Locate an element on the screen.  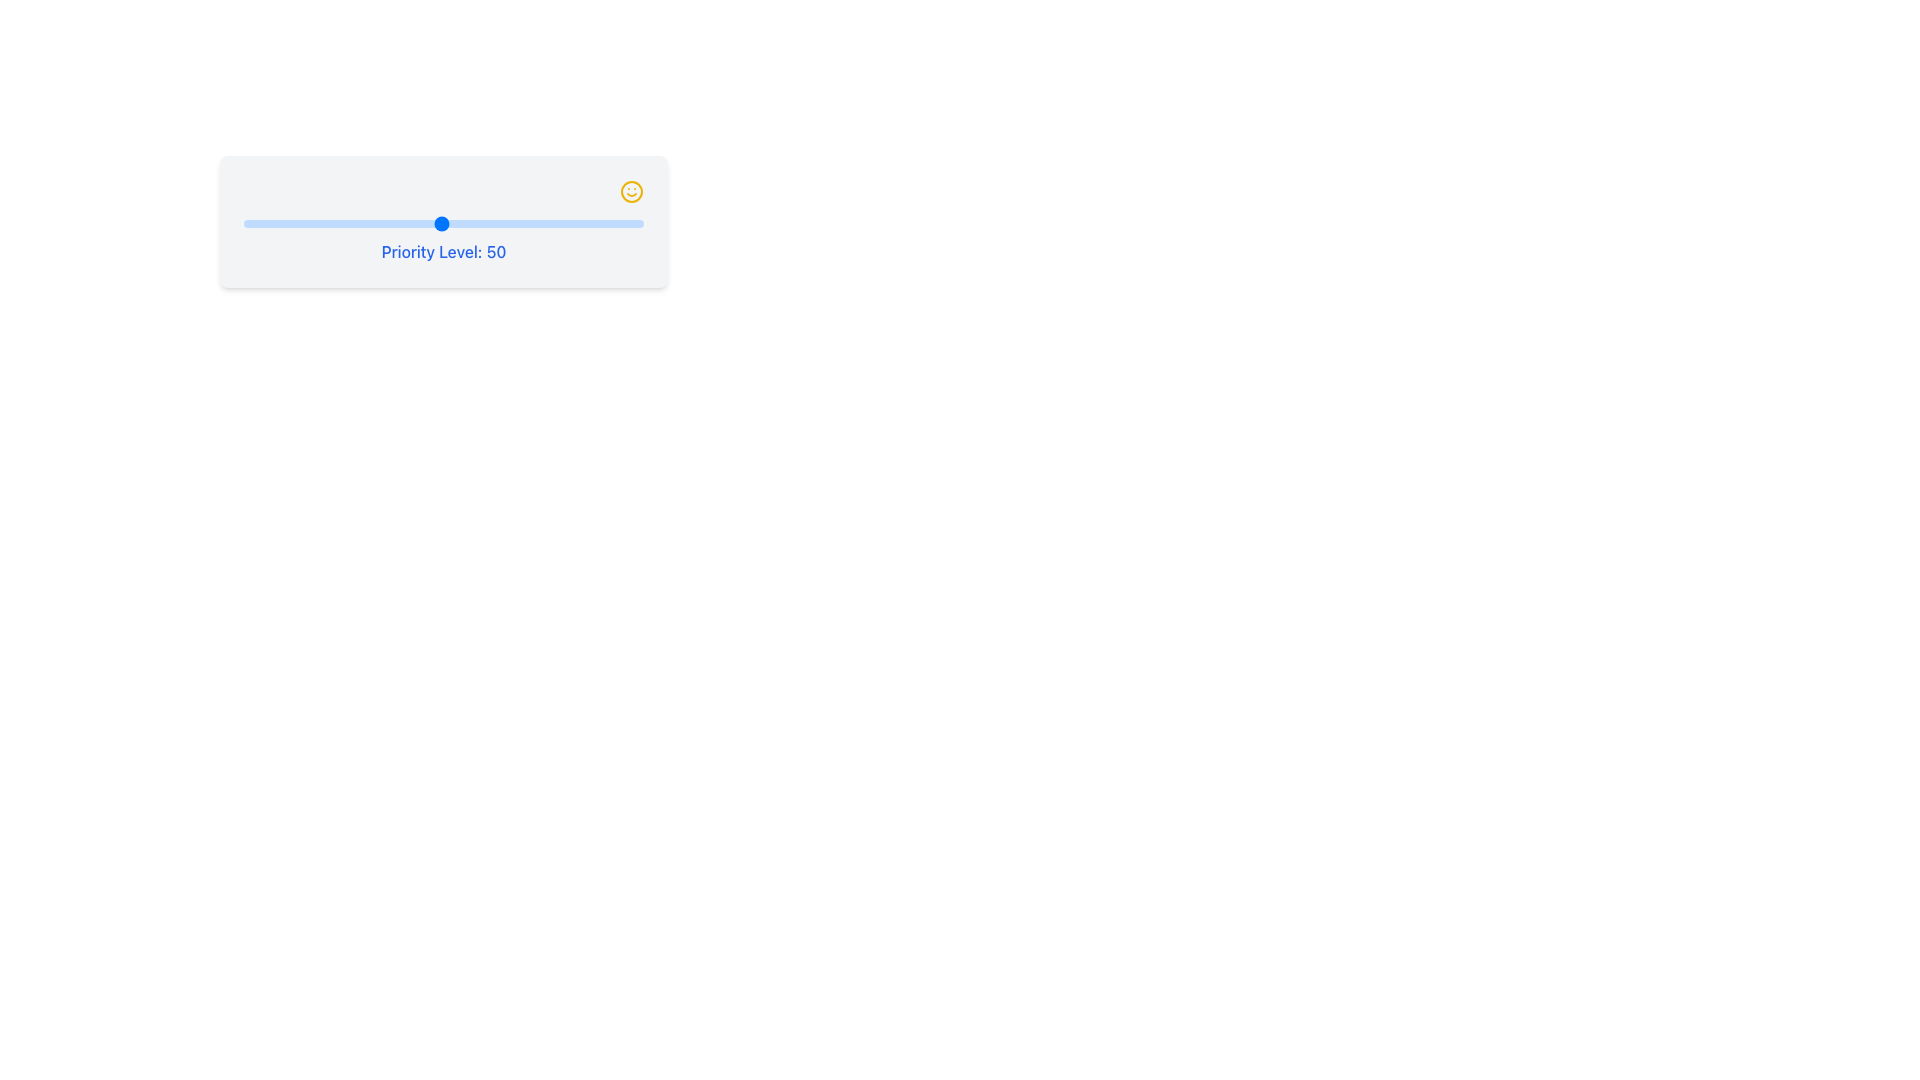
the priority level is located at coordinates (614, 223).